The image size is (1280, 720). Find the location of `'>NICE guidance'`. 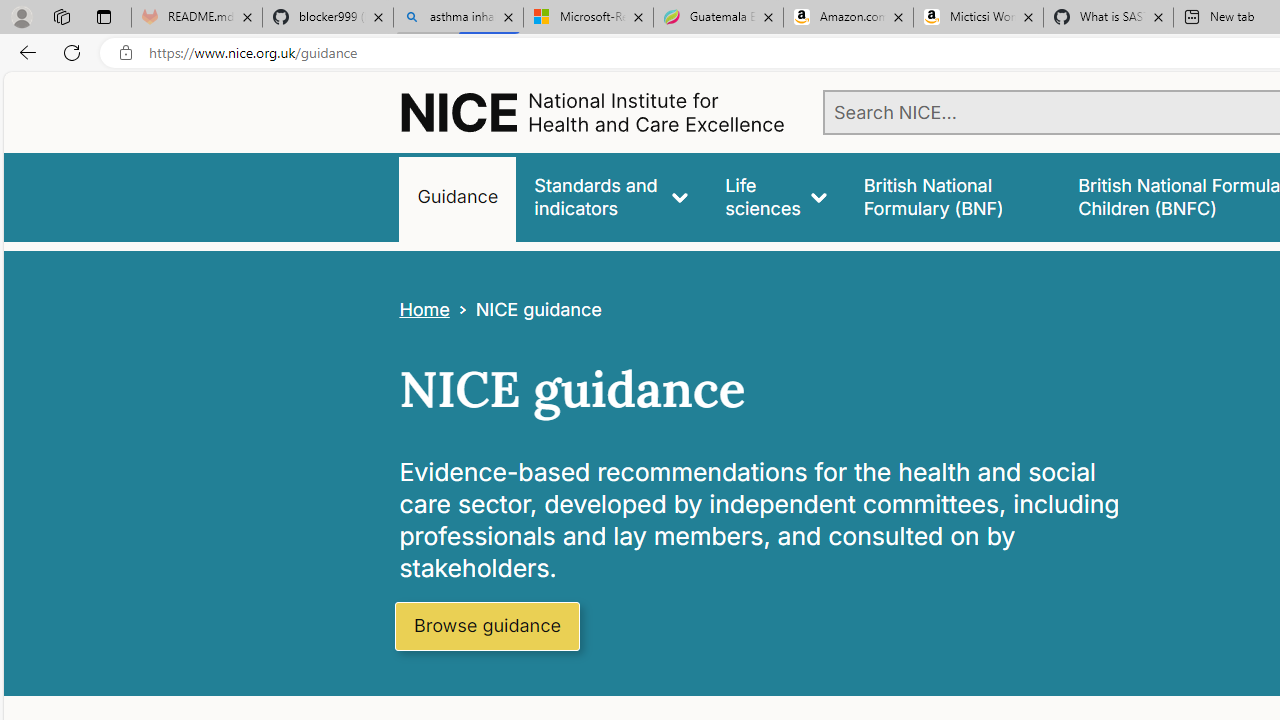

'>NICE guidance' is located at coordinates (525, 309).